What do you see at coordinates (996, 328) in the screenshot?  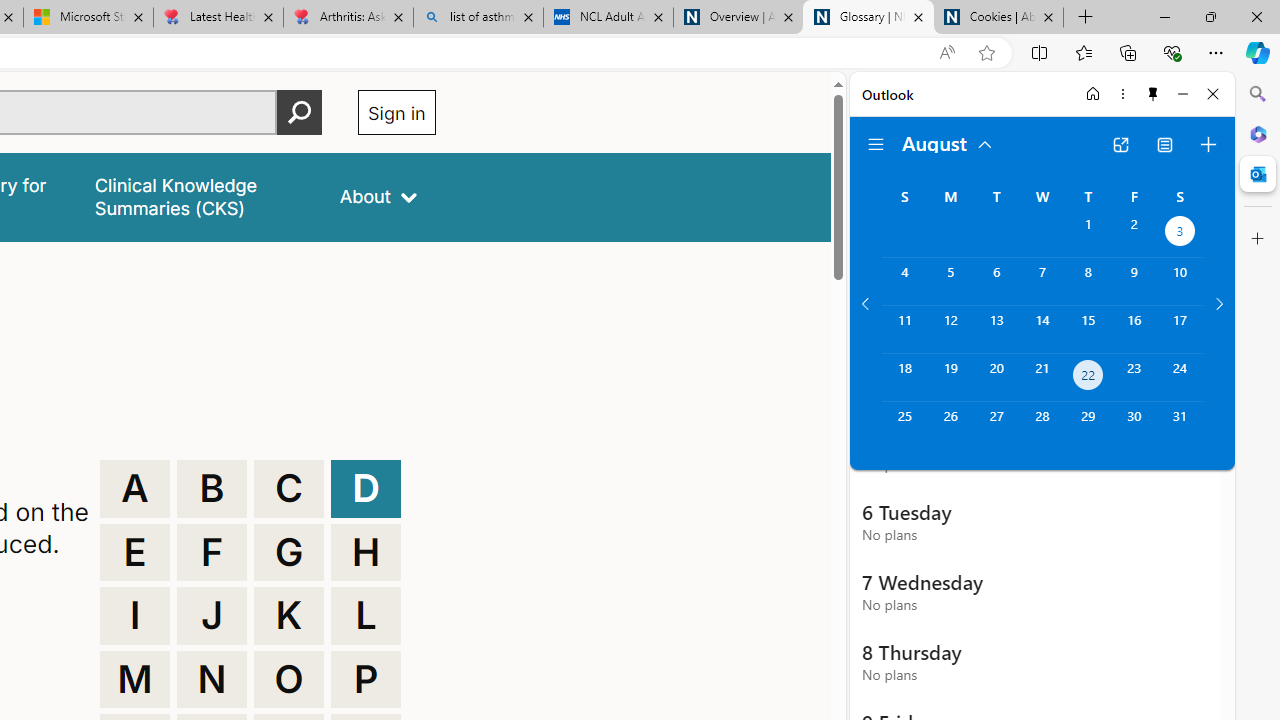 I see `'Tuesday, August 13, 2024. '` at bounding box center [996, 328].